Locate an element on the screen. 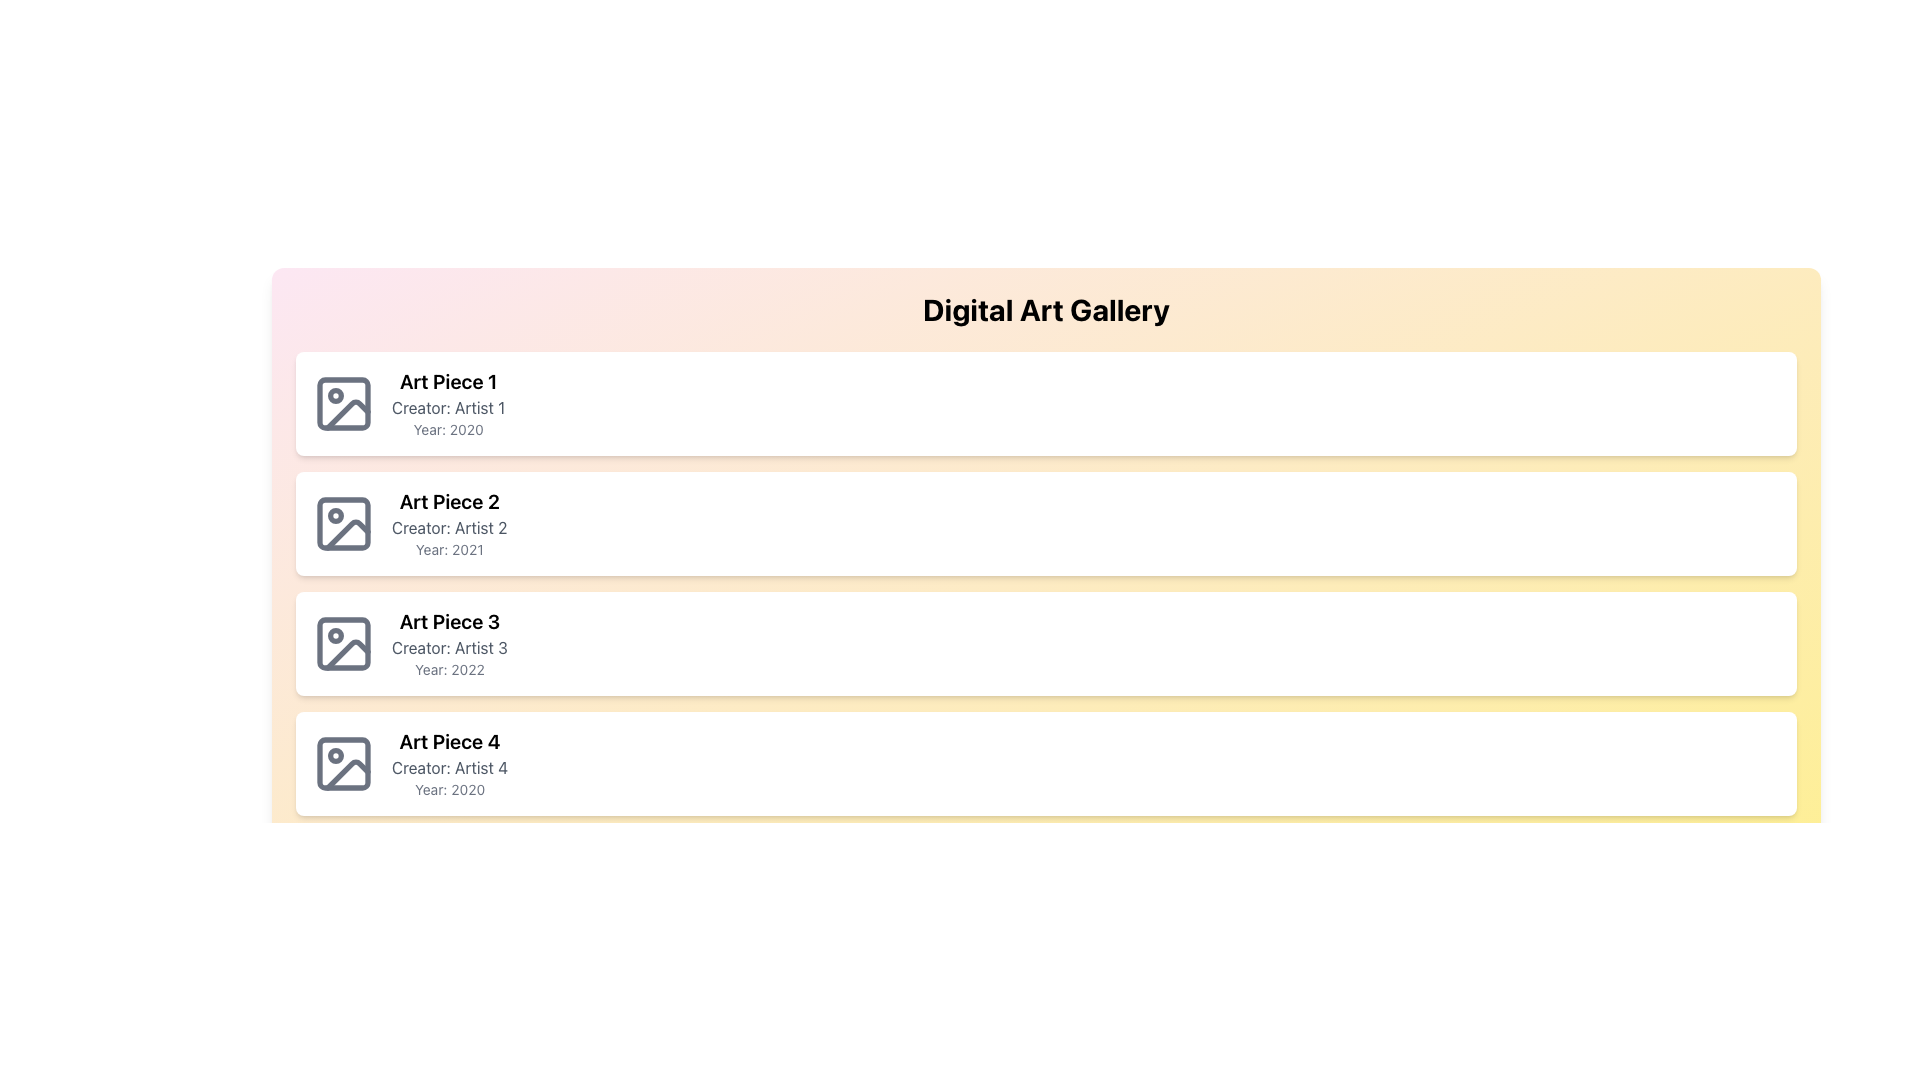  the decorative element within the SVG graphic that is part of the icon representing 'Art Piece 2' in the gallery interface, which features a diagonal line detail within a square frame is located at coordinates (347, 534).